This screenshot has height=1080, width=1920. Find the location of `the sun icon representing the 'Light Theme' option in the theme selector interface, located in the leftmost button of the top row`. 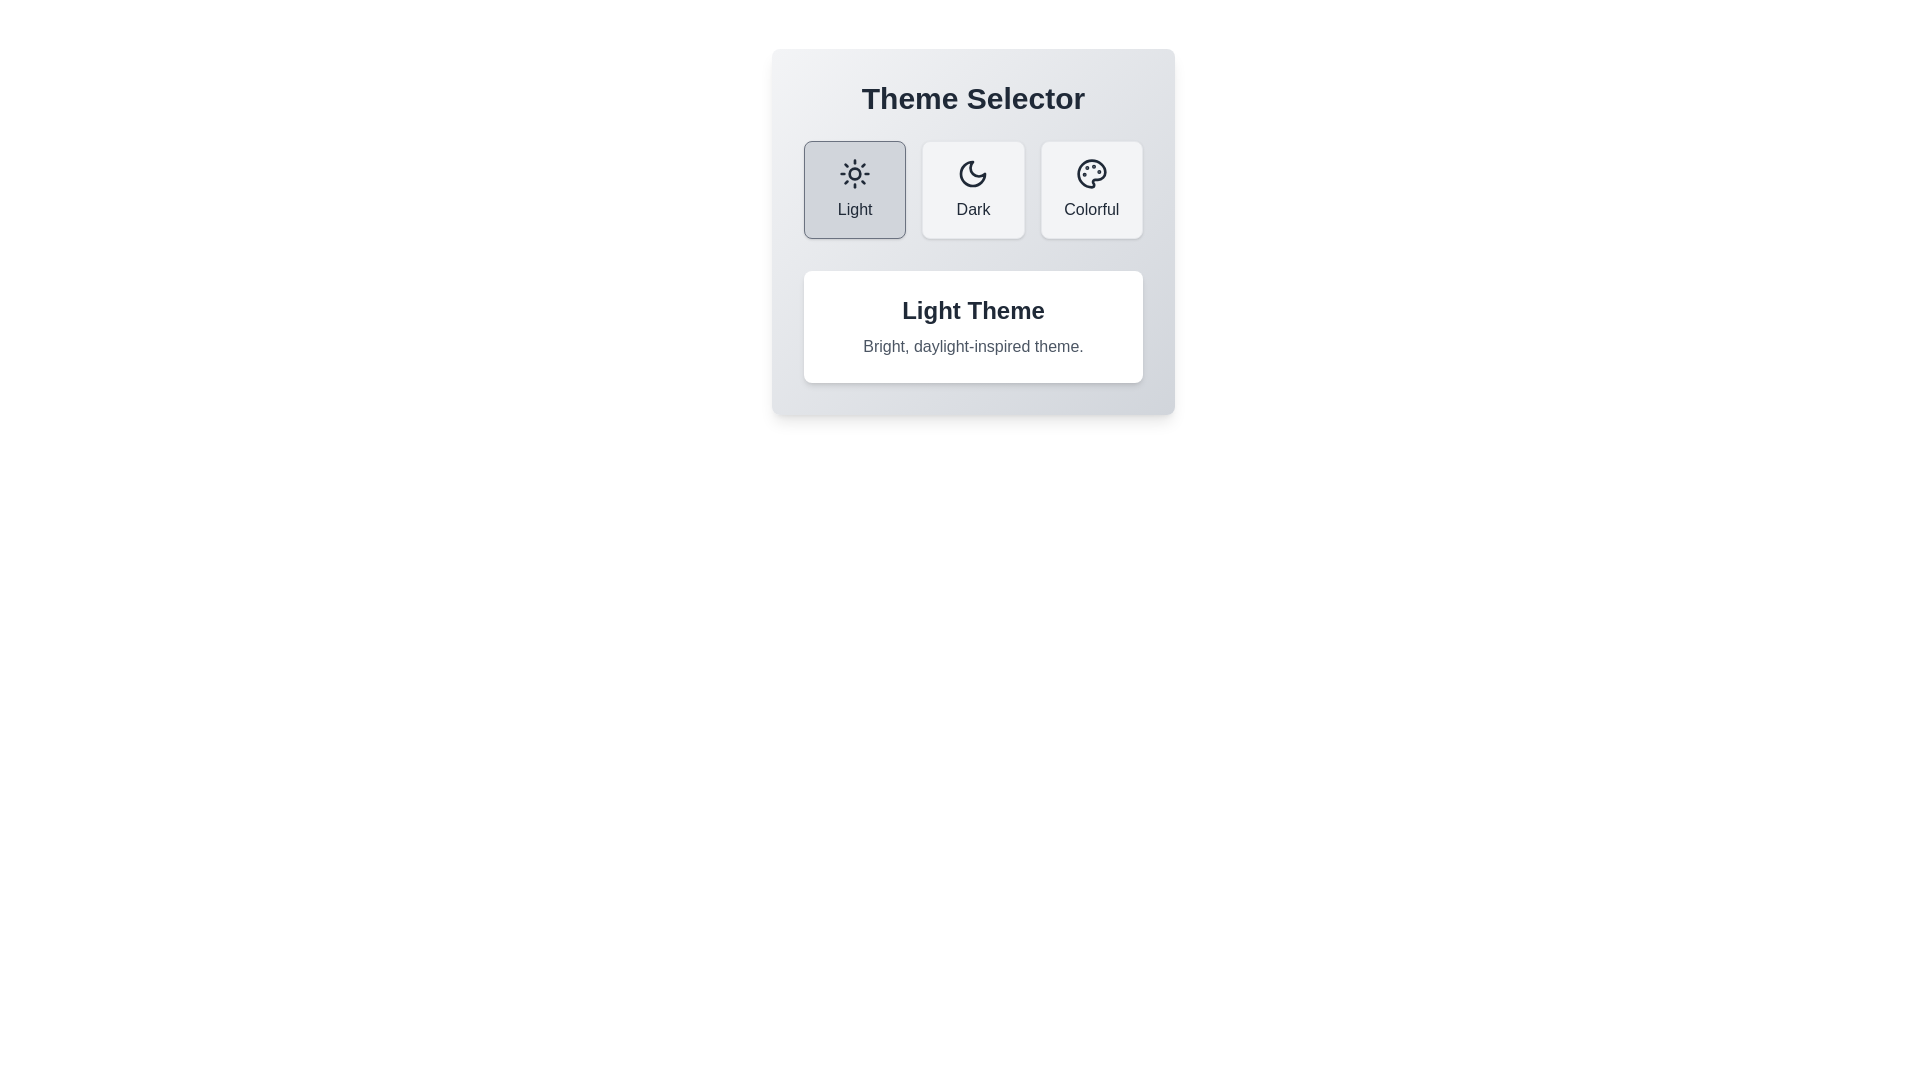

the sun icon representing the 'Light Theme' option in the theme selector interface, located in the leftmost button of the top row is located at coordinates (855, 172).